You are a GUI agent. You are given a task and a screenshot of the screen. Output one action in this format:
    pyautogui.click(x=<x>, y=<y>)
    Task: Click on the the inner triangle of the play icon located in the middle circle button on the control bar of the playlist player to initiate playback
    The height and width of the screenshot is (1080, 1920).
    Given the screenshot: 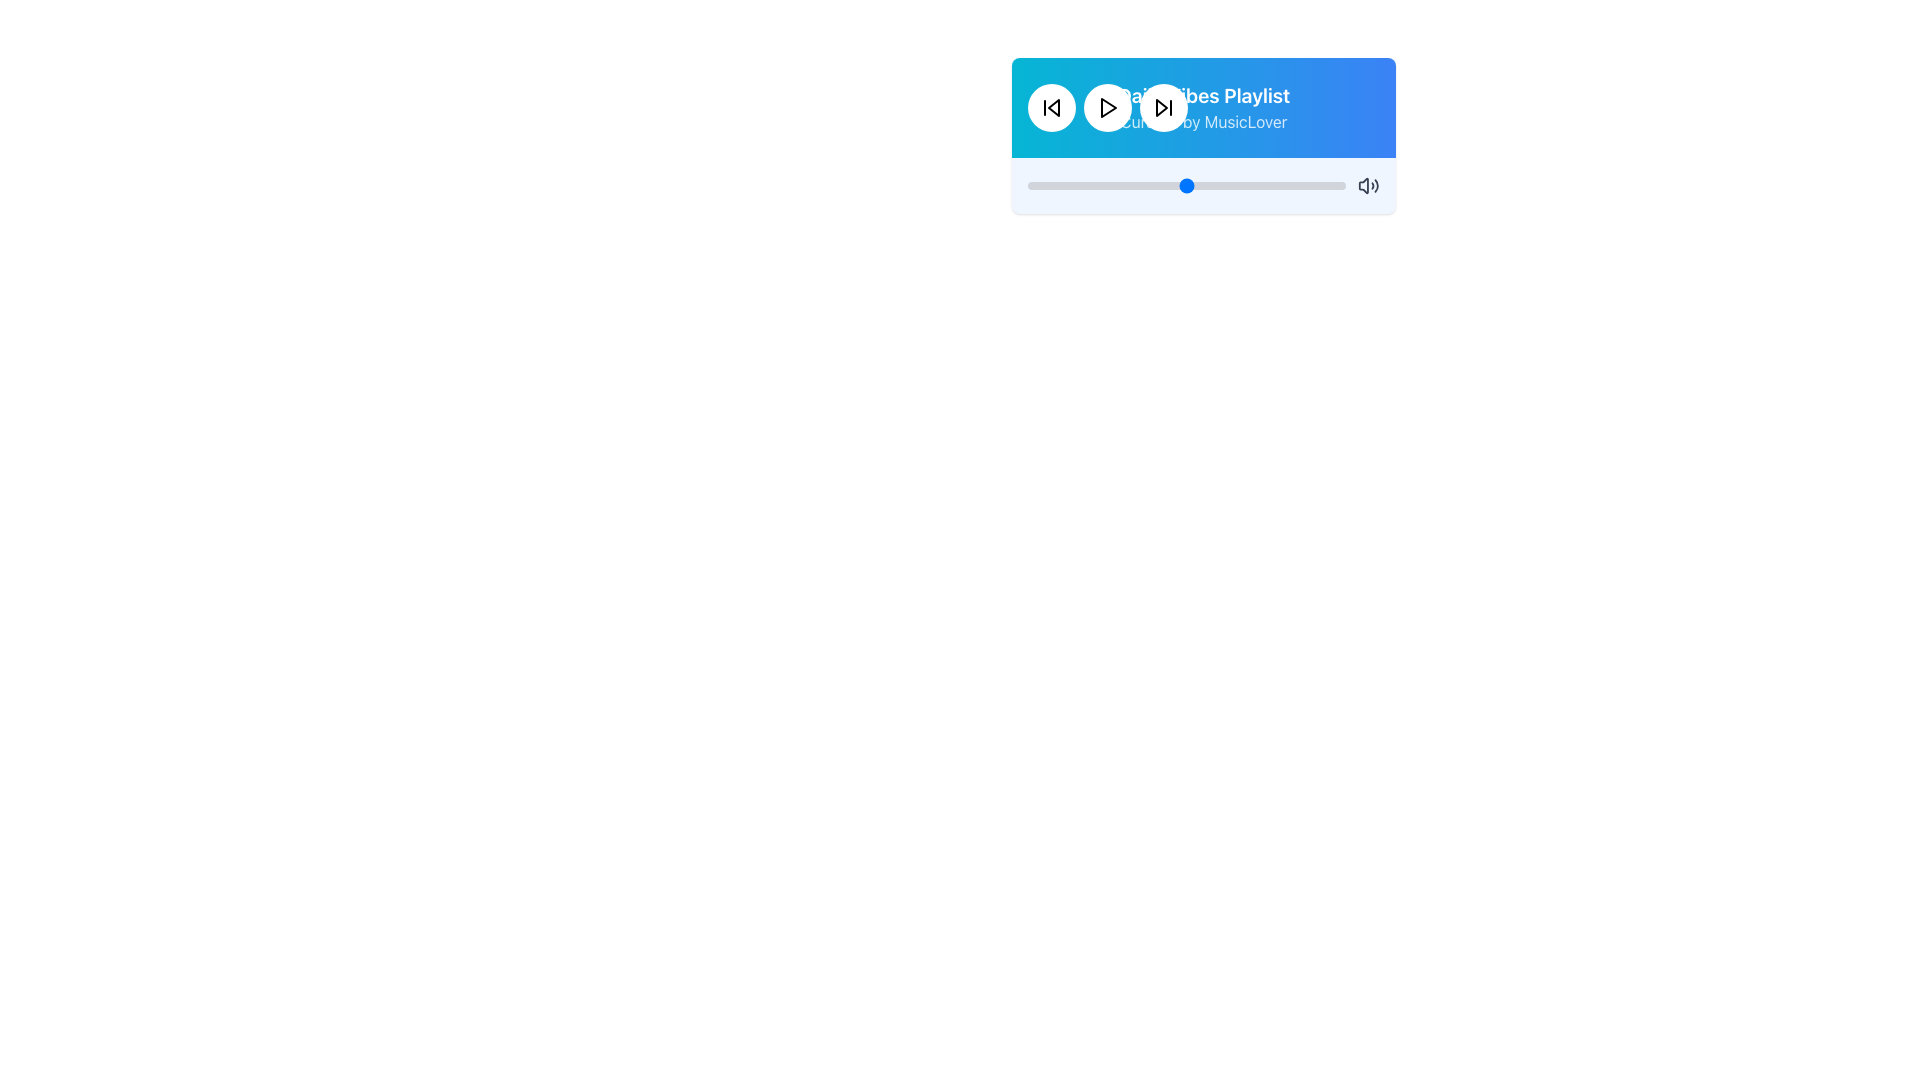 What is the action you would take?
    pyautogui.click(x=1107, y=108)
    